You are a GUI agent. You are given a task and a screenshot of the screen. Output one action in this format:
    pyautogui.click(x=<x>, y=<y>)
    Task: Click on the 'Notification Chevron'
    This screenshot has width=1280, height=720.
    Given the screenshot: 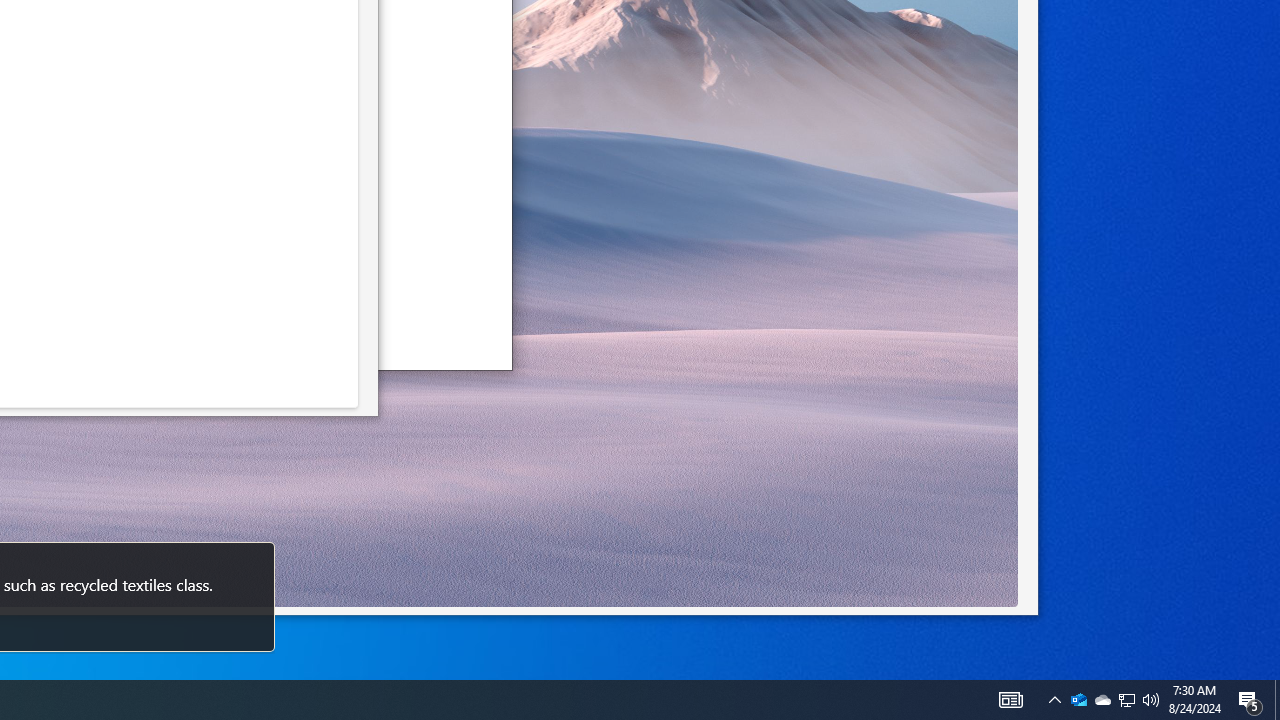 What is the action you would take?
    pyautogui.click(x=1054, y=698)
    